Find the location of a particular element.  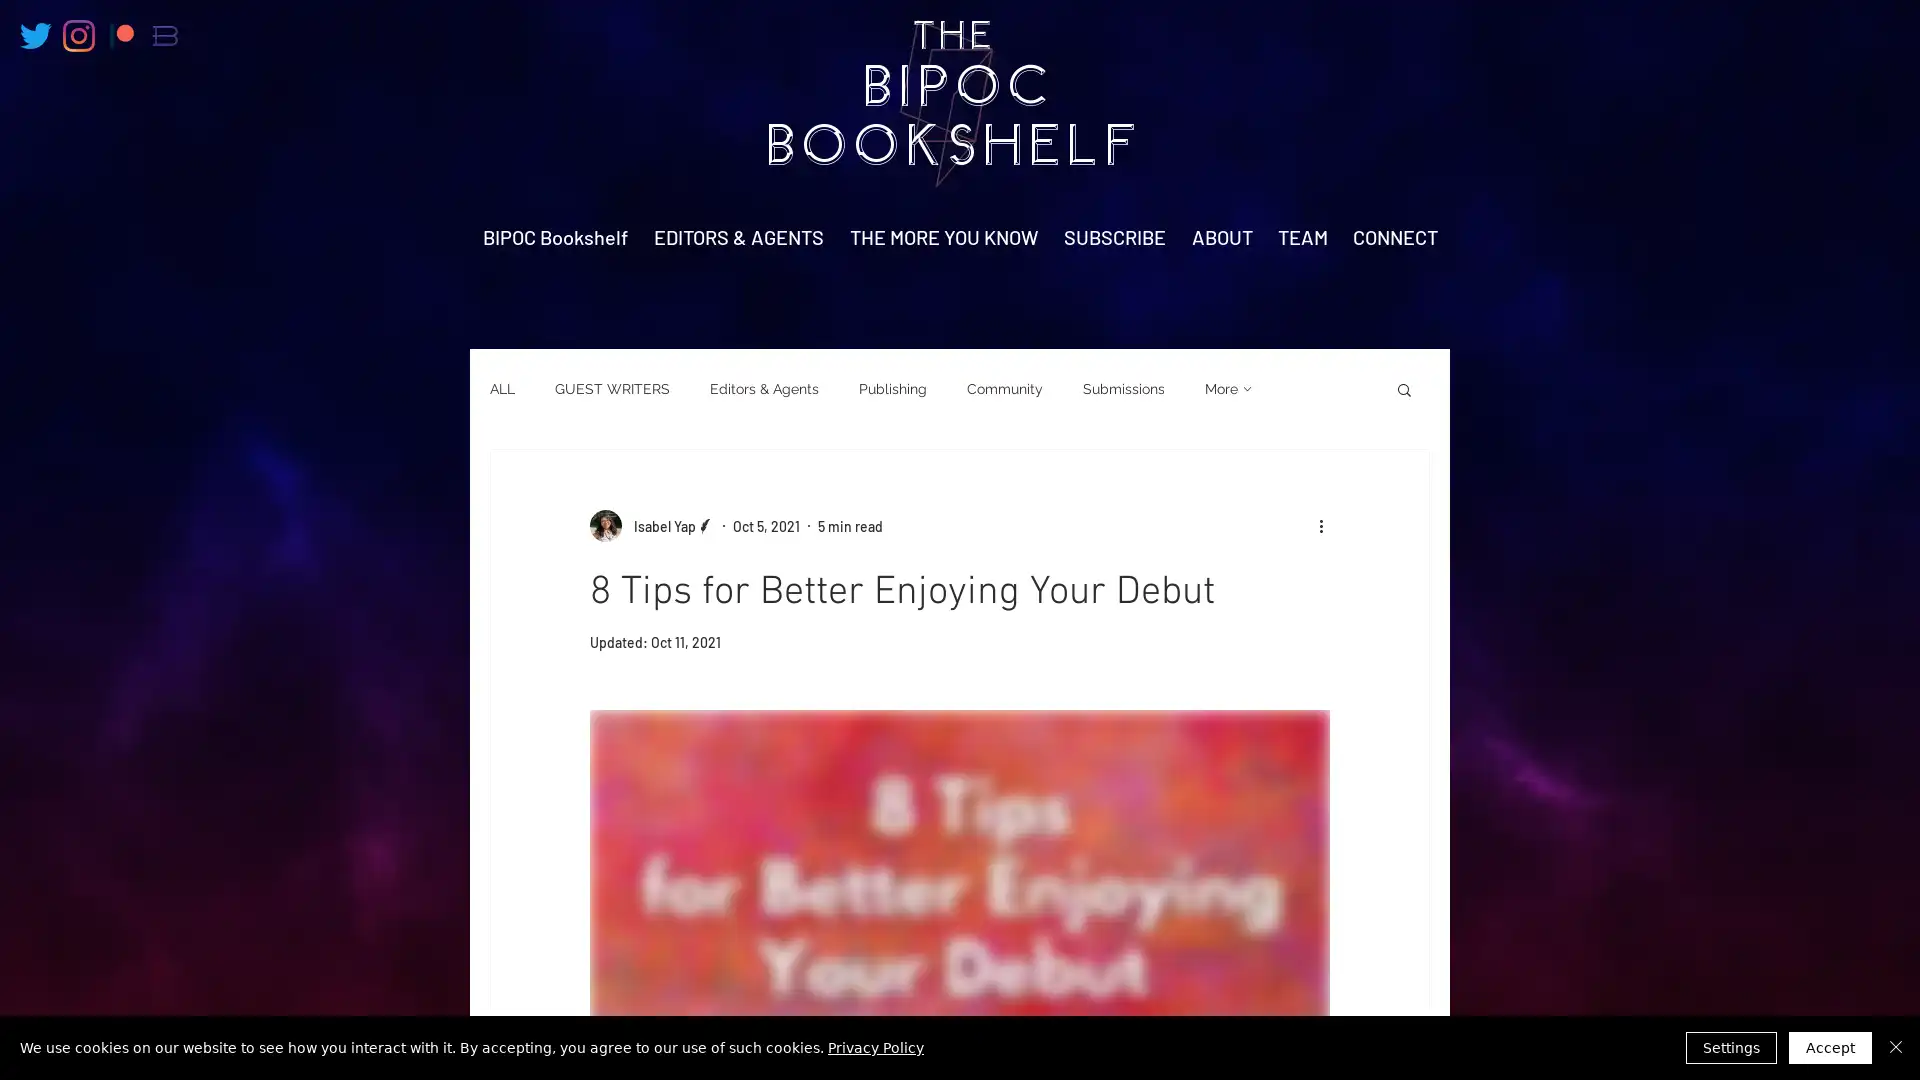

Close is located at coordinates (1895, 1047).